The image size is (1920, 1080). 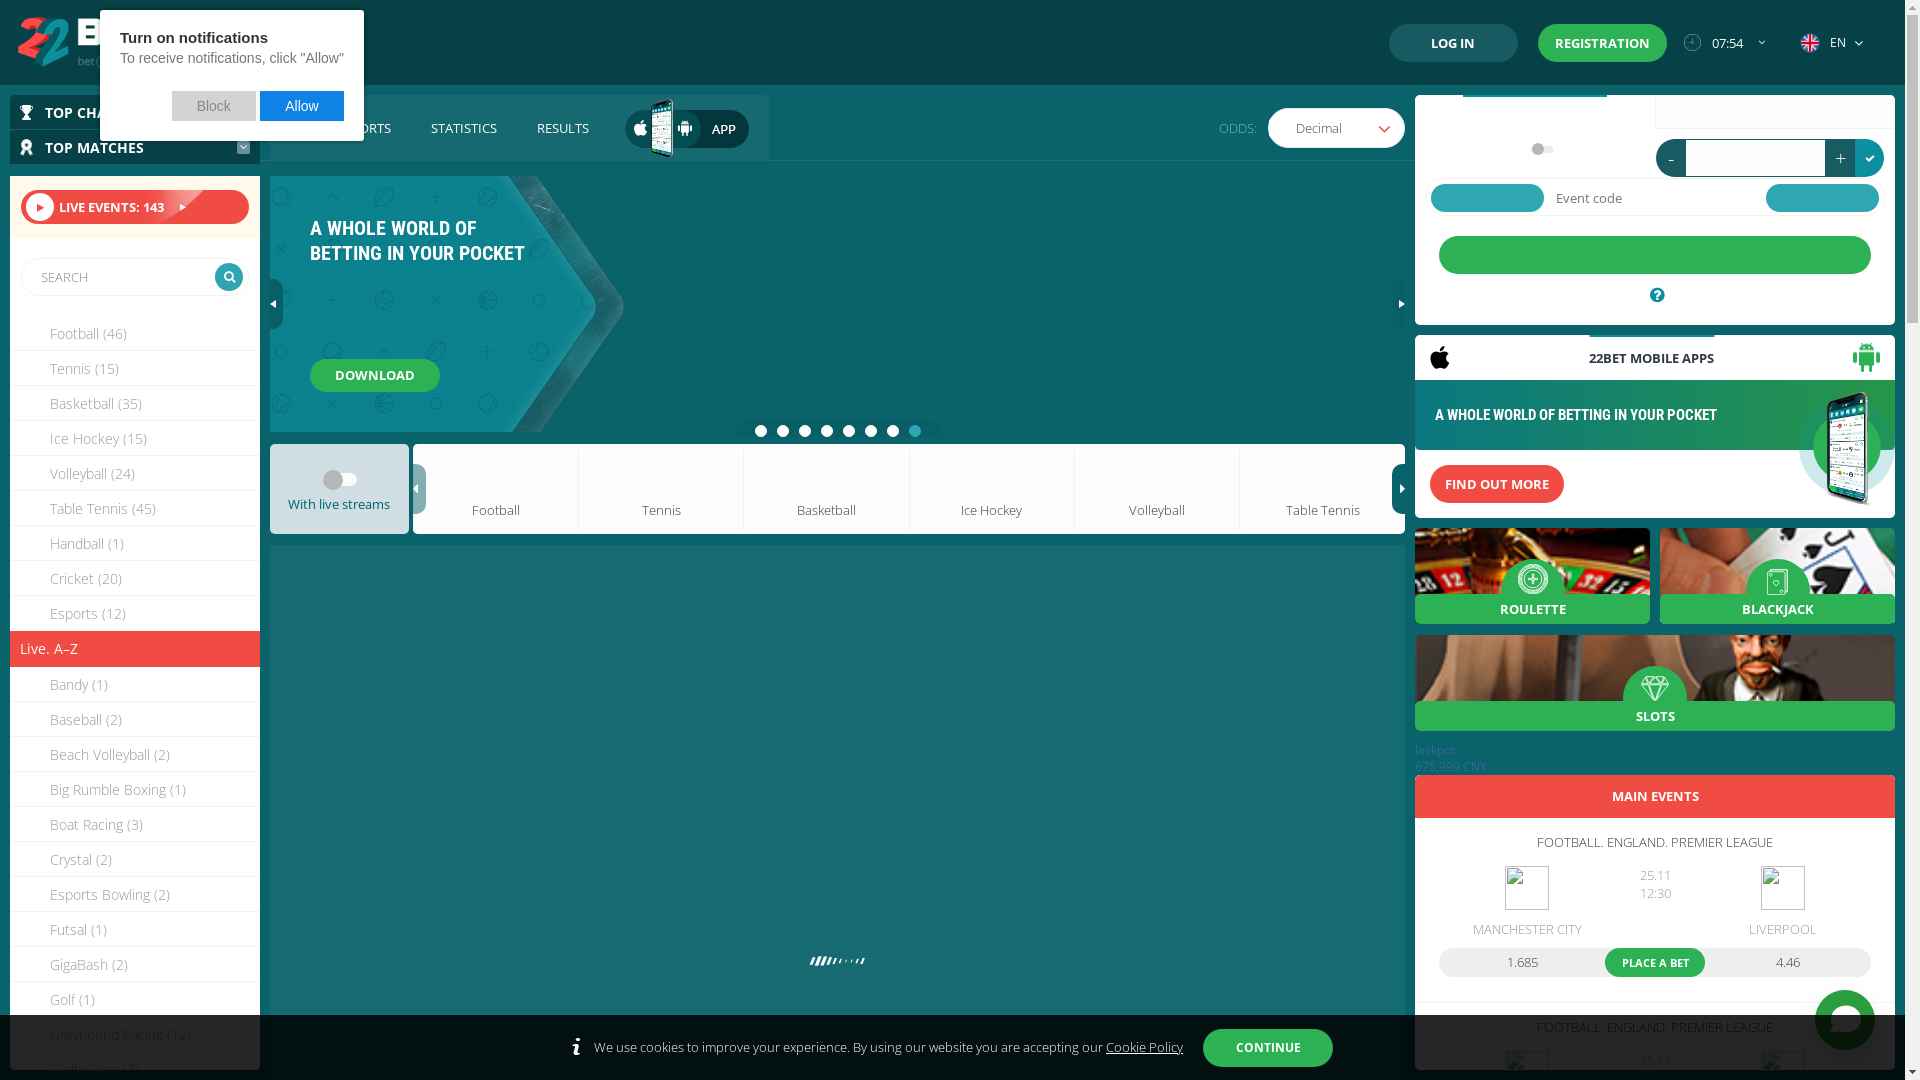 What do you see at coordinates (133, 437) in the screenshot?
I see `'Ice Hockey` at bounding box center [133, 437].